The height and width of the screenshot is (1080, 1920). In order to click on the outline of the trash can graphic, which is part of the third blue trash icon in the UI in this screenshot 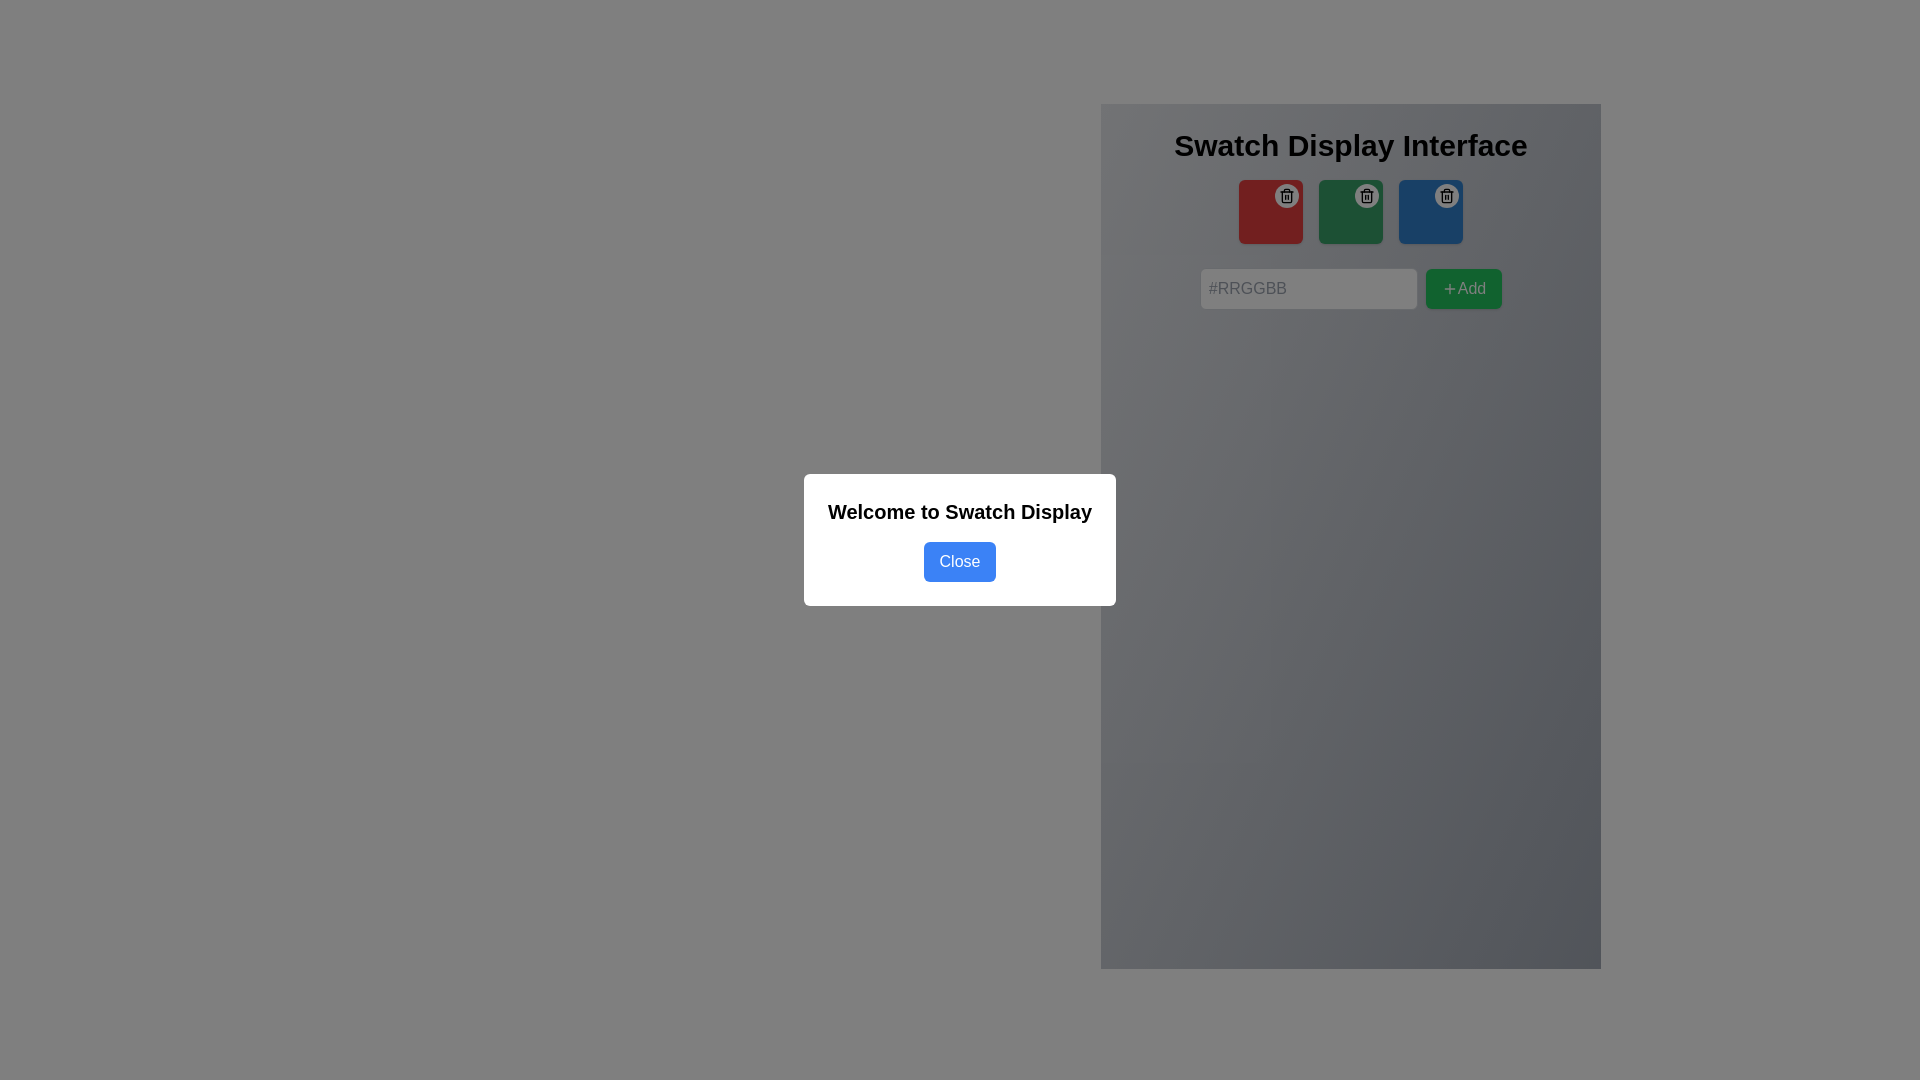, I will do `click(1446, 196)`.